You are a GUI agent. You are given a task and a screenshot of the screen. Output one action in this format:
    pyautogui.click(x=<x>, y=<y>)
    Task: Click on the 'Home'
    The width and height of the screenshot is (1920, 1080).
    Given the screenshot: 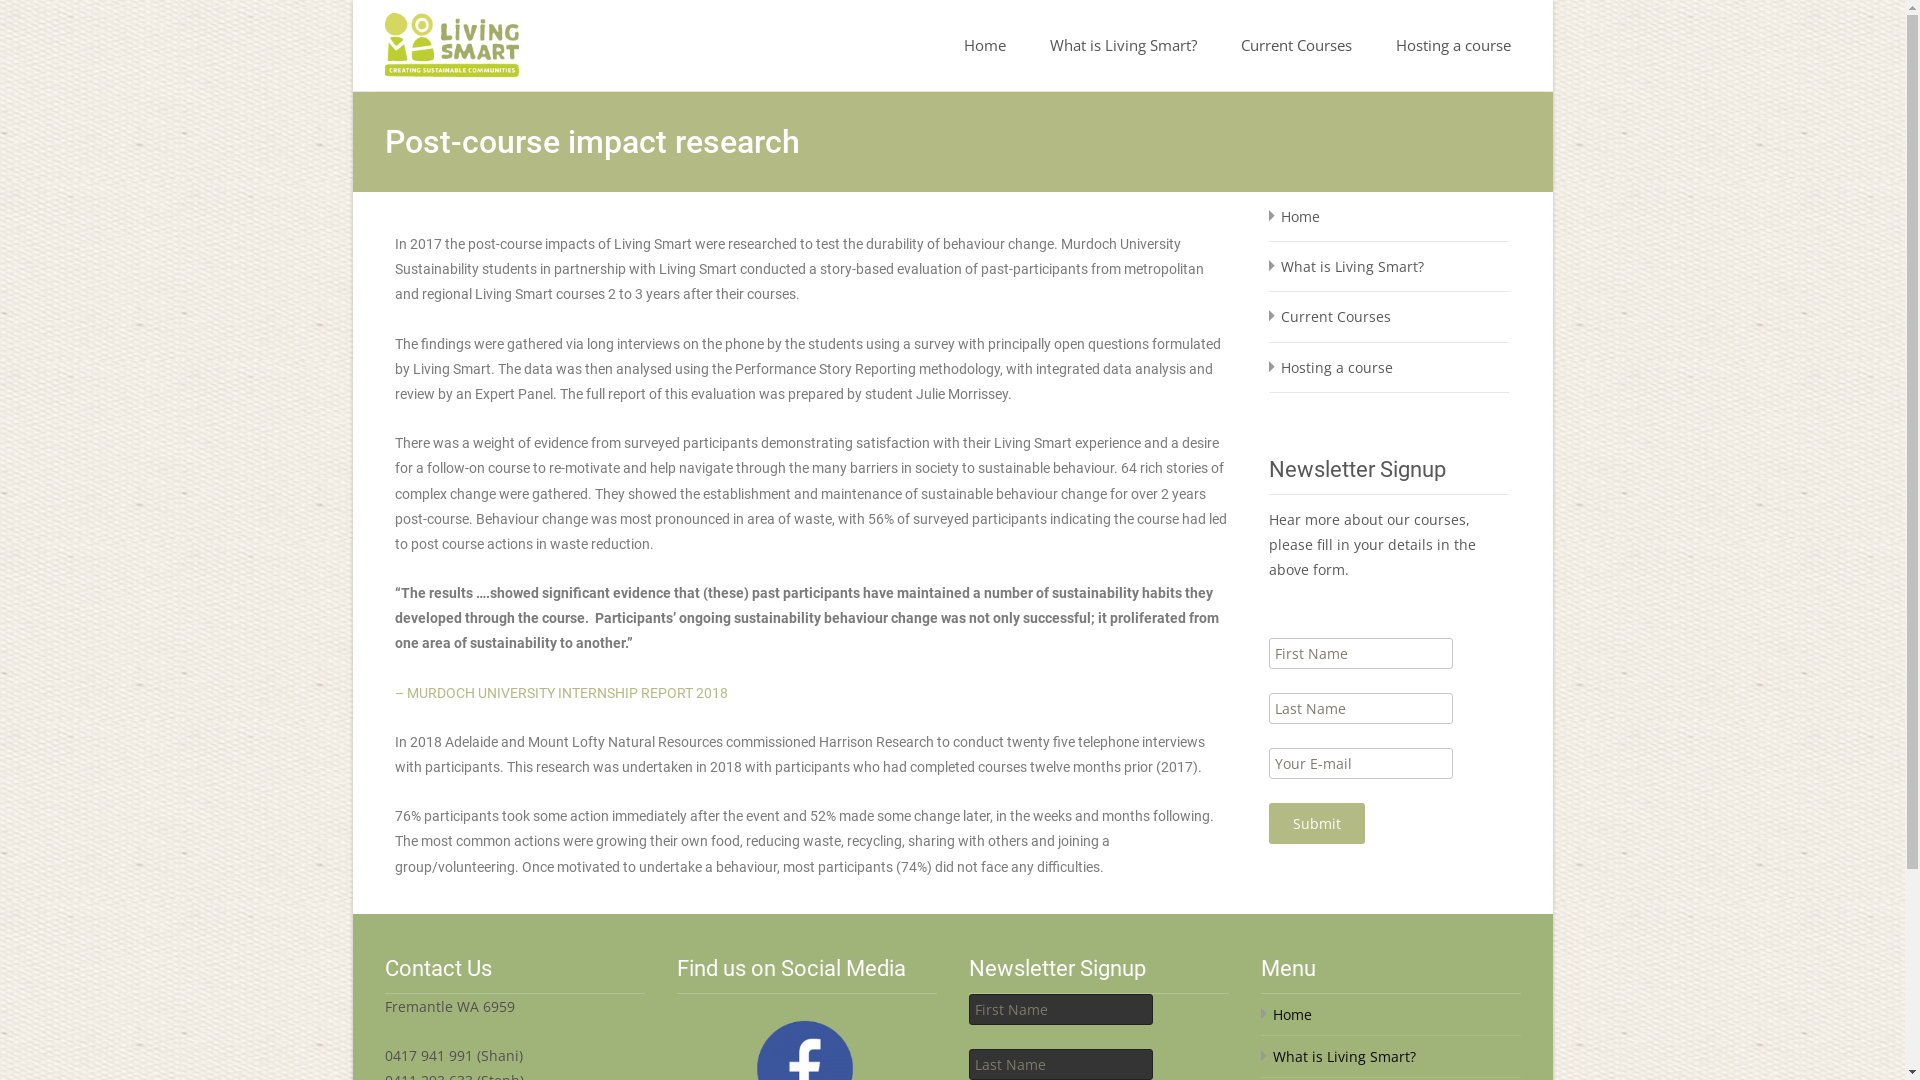 What is the action you would take?
    pyautogui.click(x=1299, y=216)
    